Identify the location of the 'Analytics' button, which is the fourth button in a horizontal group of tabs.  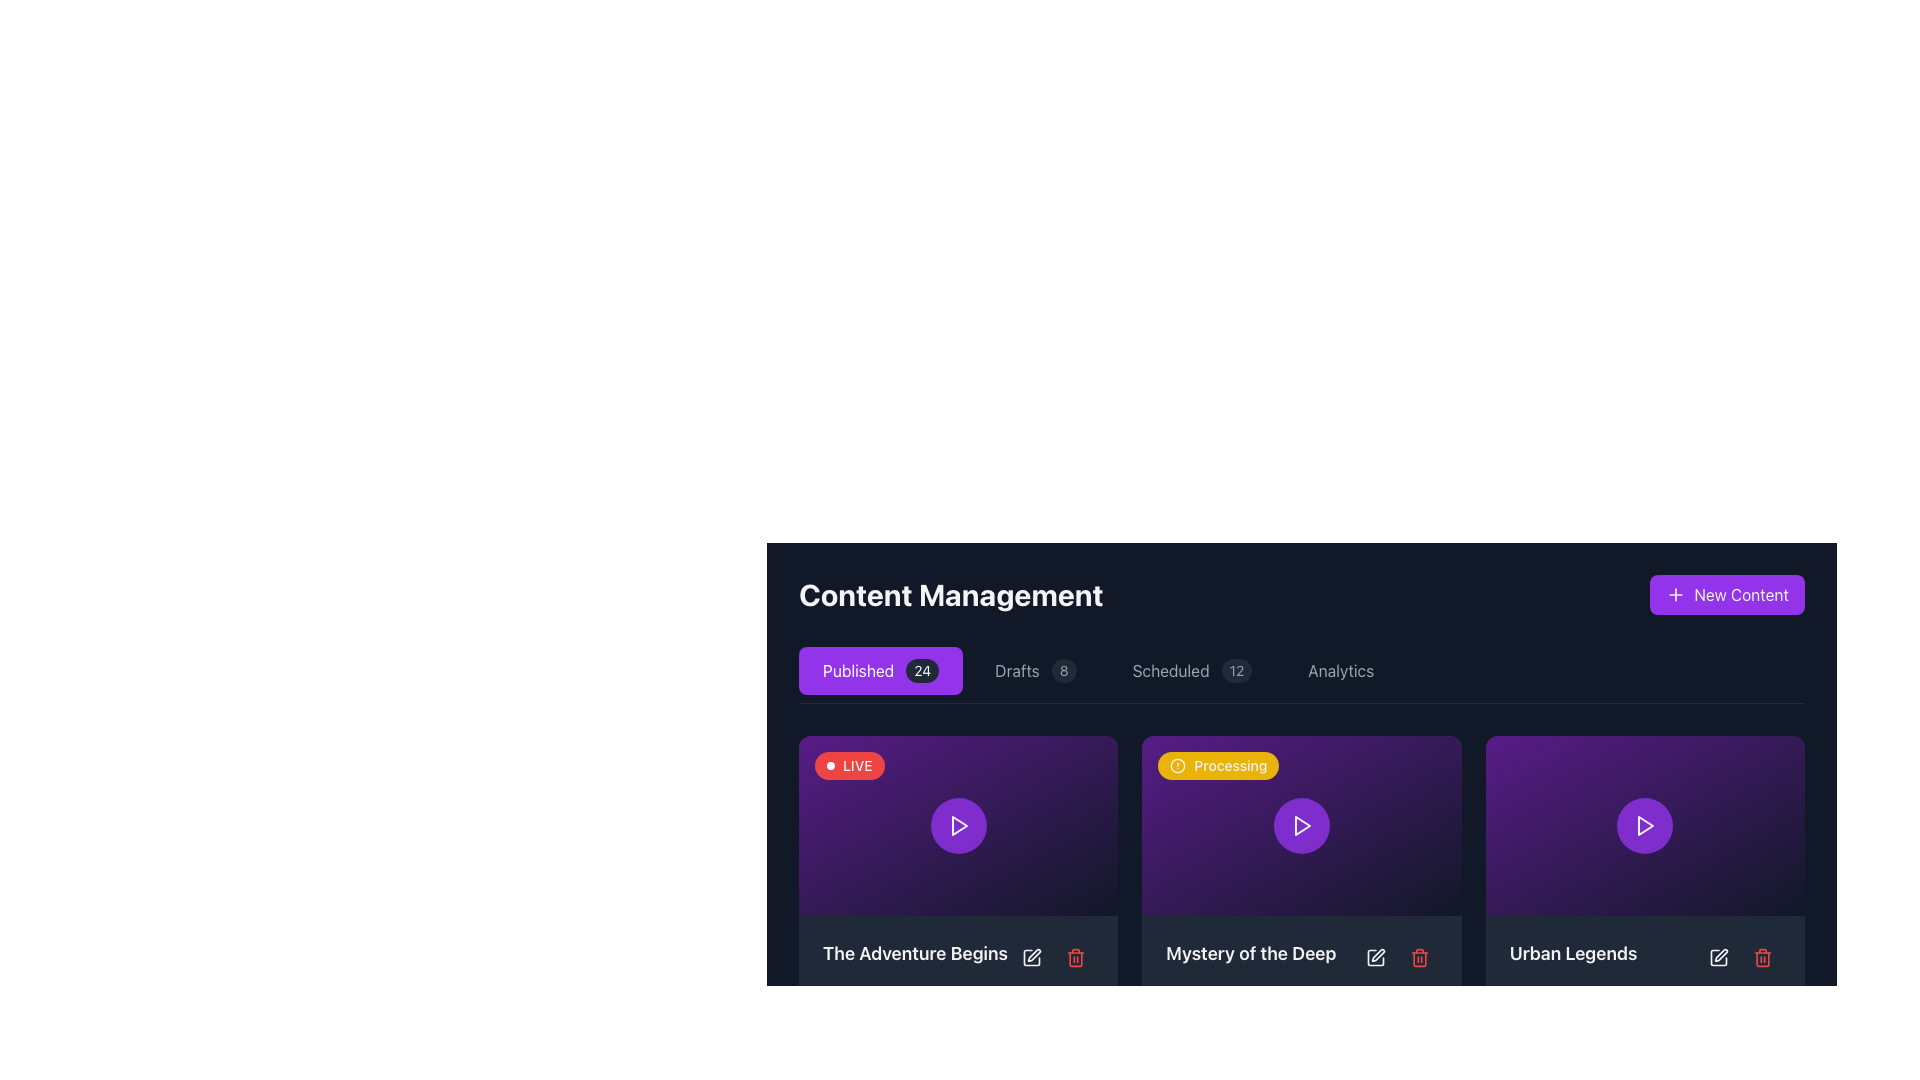
(1341, 671).